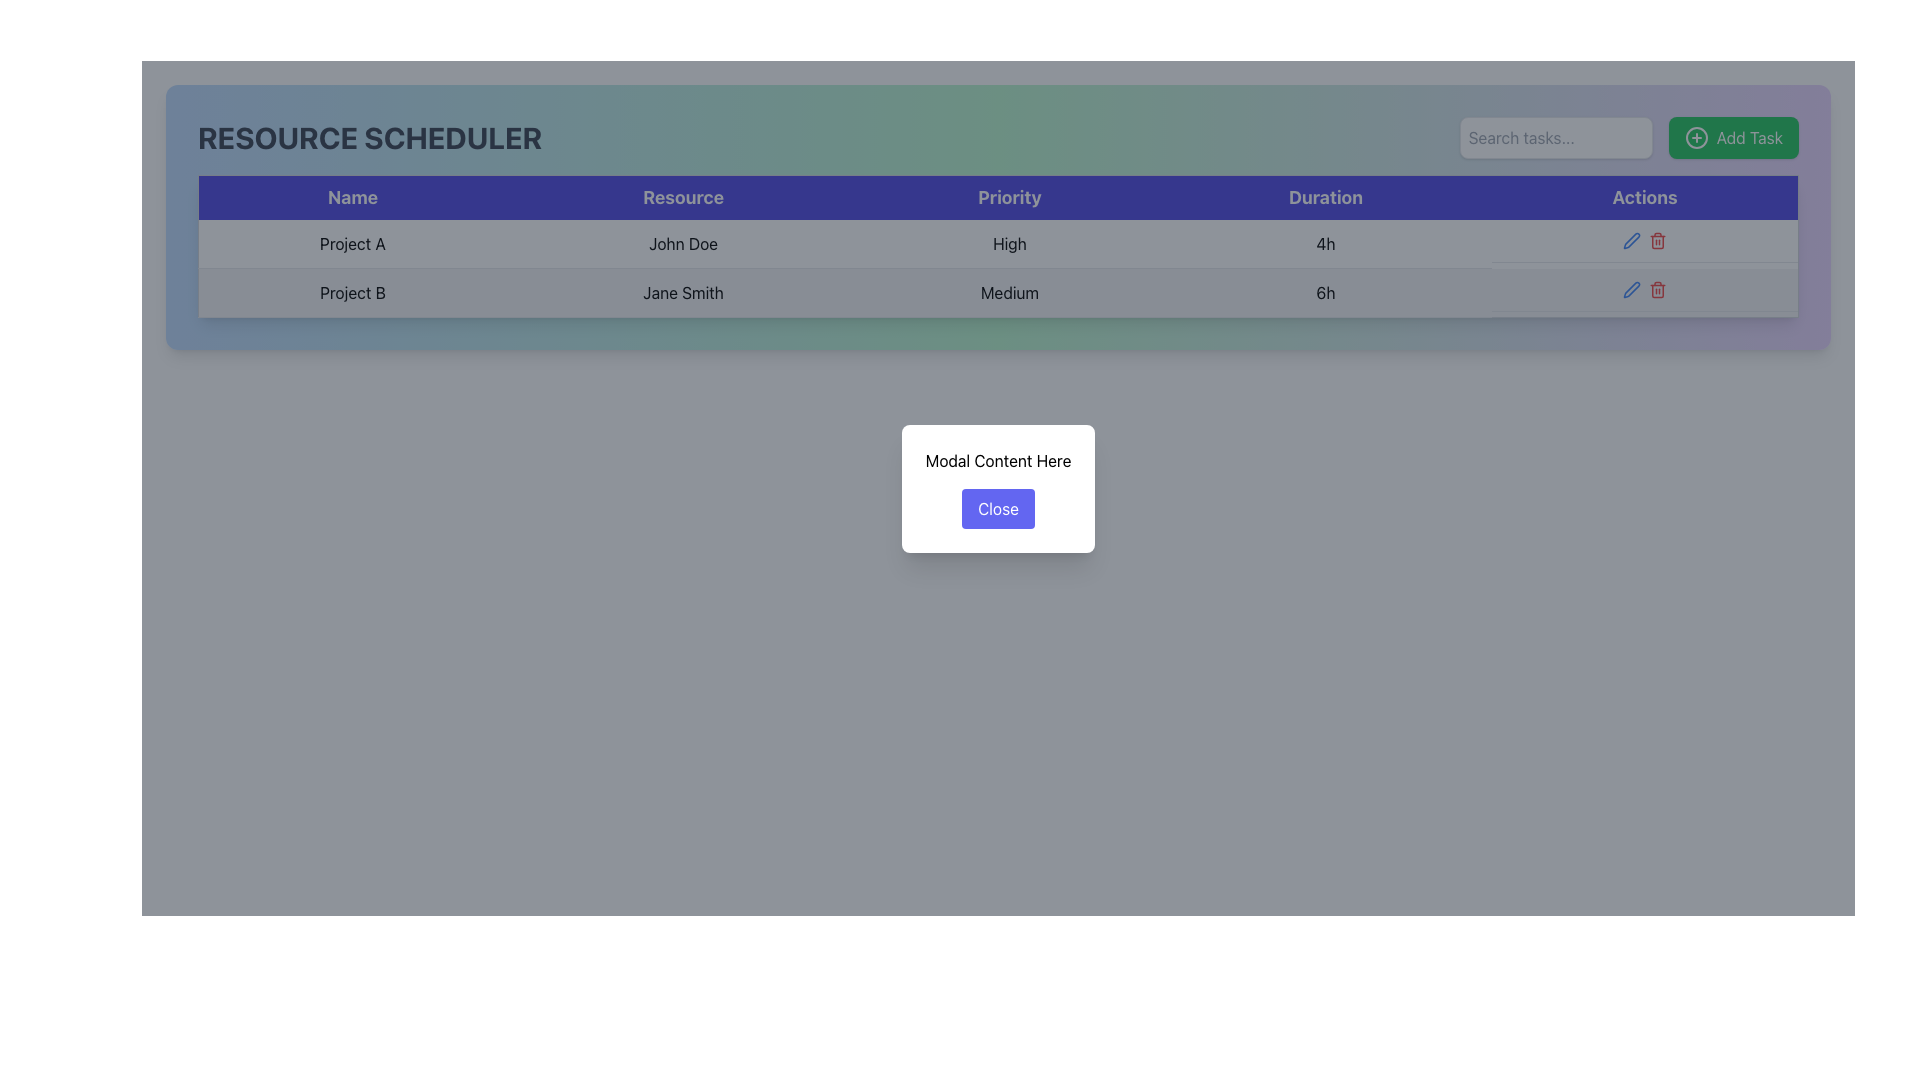 This screenshot has width=1920, height=1080. What do you see at coordinates (998, 488) in the screenshot?
I see `the 'Close' button on the modal window that presents information and has a semi-transparent gray background` at bounding box center [998, 488].